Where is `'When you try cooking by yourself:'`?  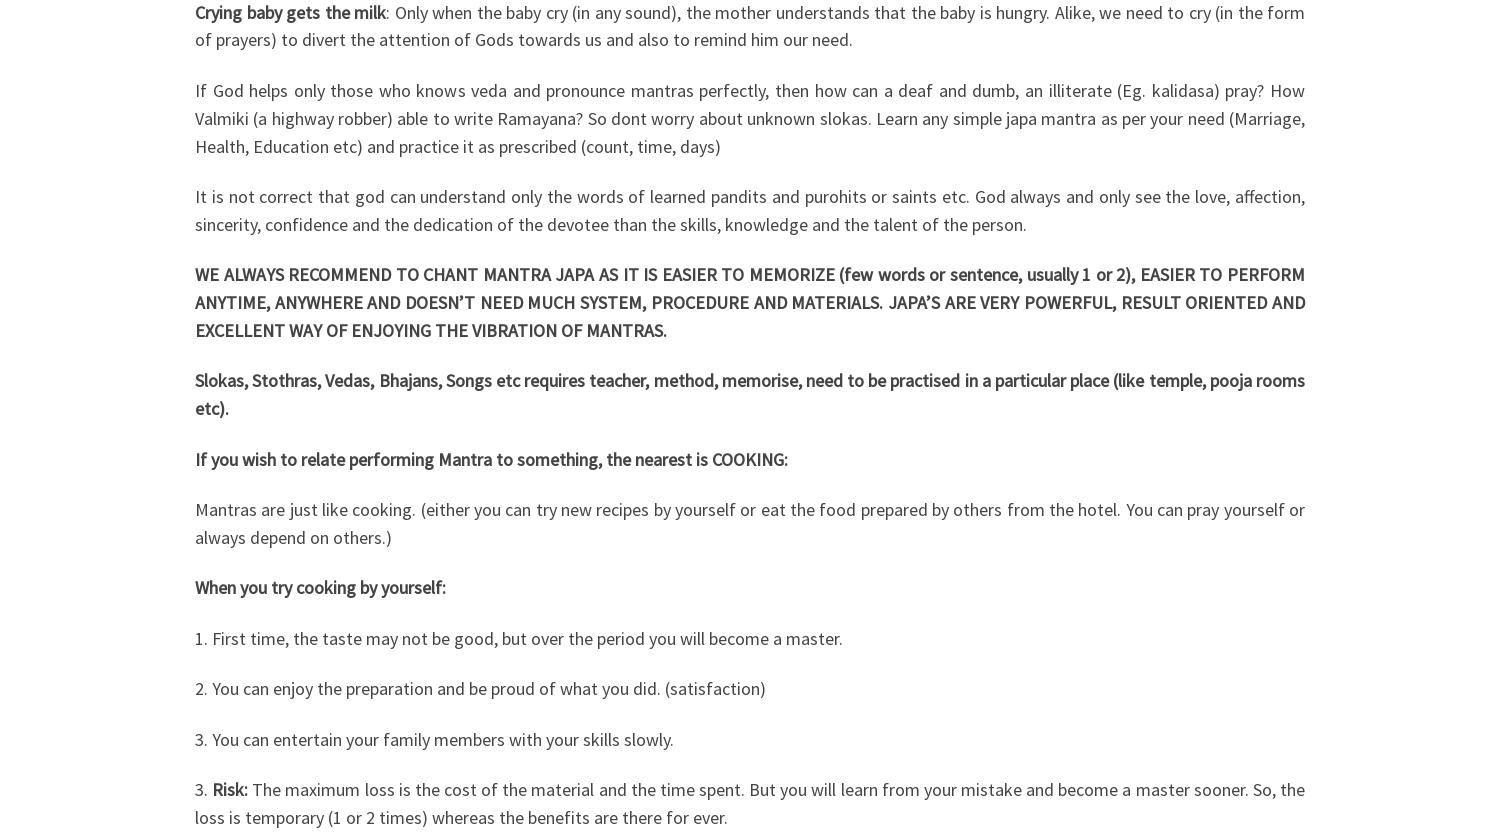
'When you try cooking by yourself:' is located at coordinates (319, 586).